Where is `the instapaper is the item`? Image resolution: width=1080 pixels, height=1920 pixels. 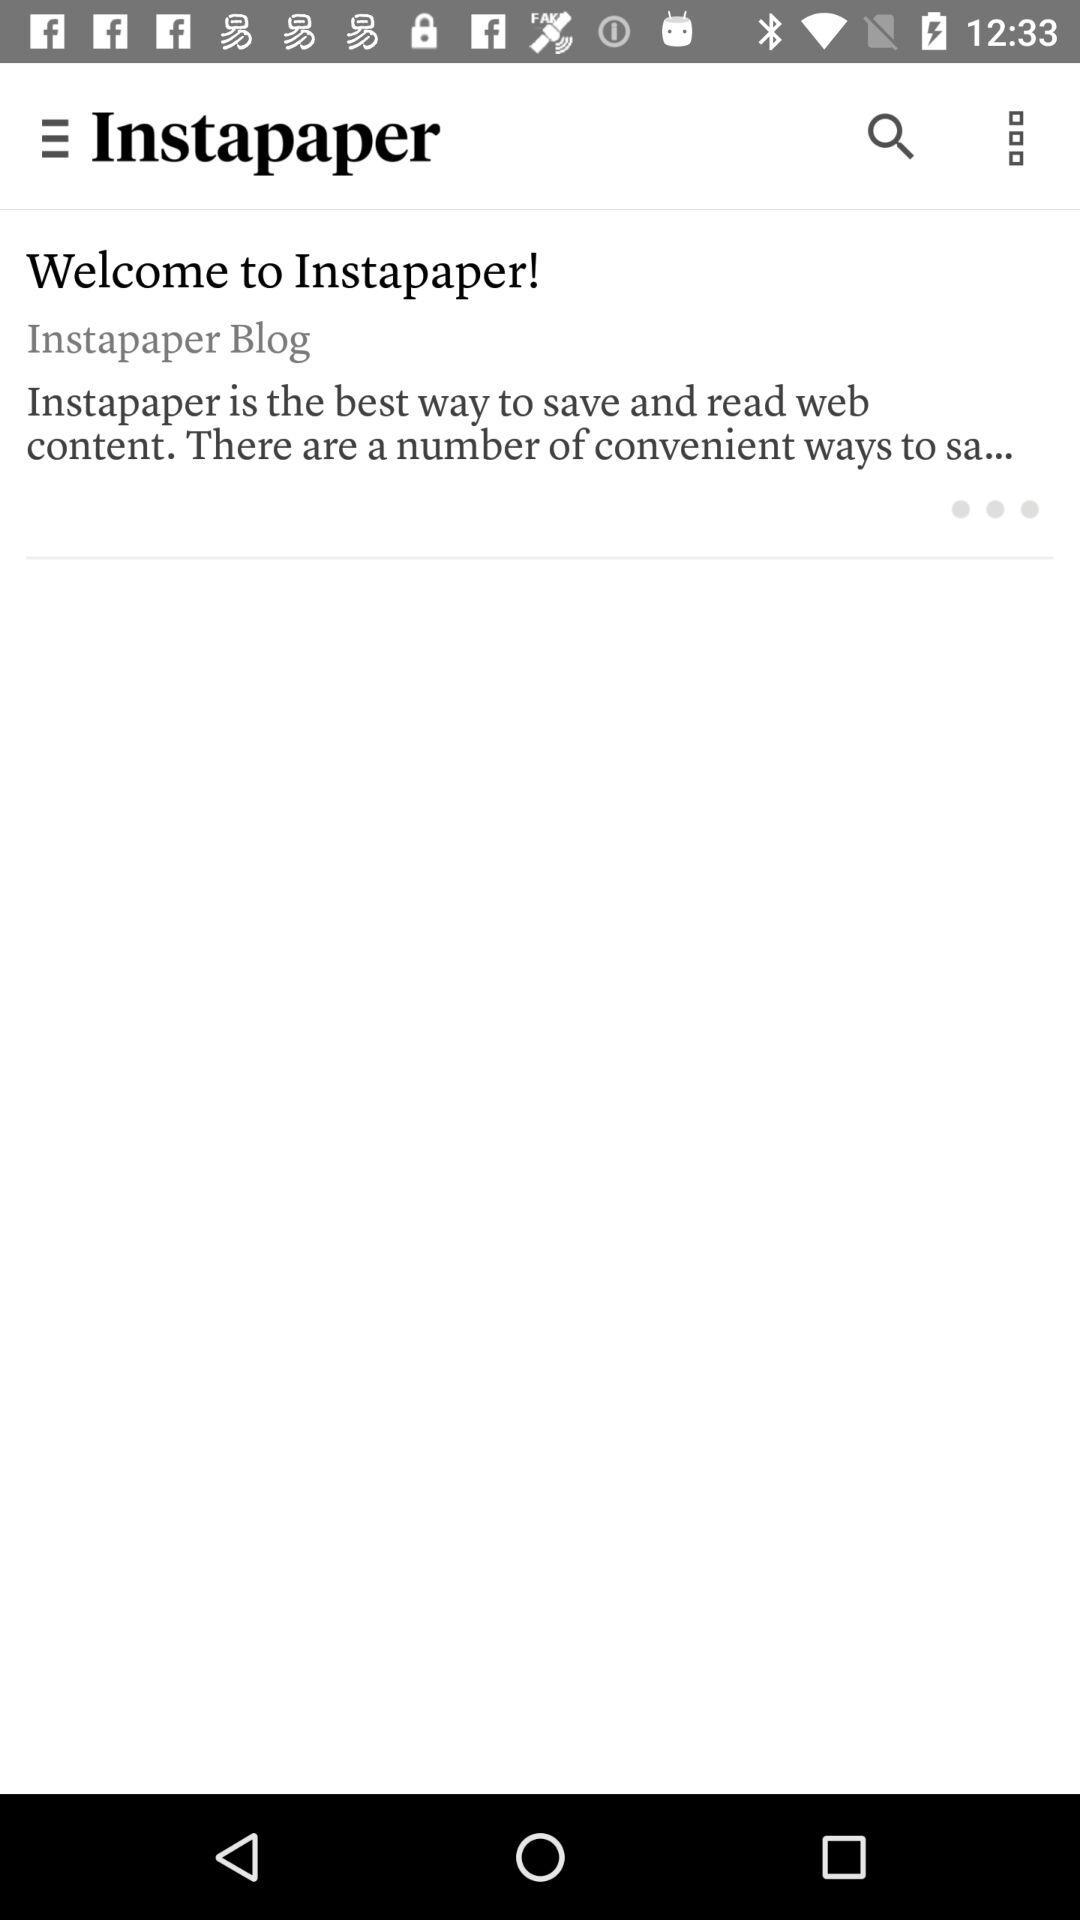
the instapaper is the item is located at coordinates (525, 416).